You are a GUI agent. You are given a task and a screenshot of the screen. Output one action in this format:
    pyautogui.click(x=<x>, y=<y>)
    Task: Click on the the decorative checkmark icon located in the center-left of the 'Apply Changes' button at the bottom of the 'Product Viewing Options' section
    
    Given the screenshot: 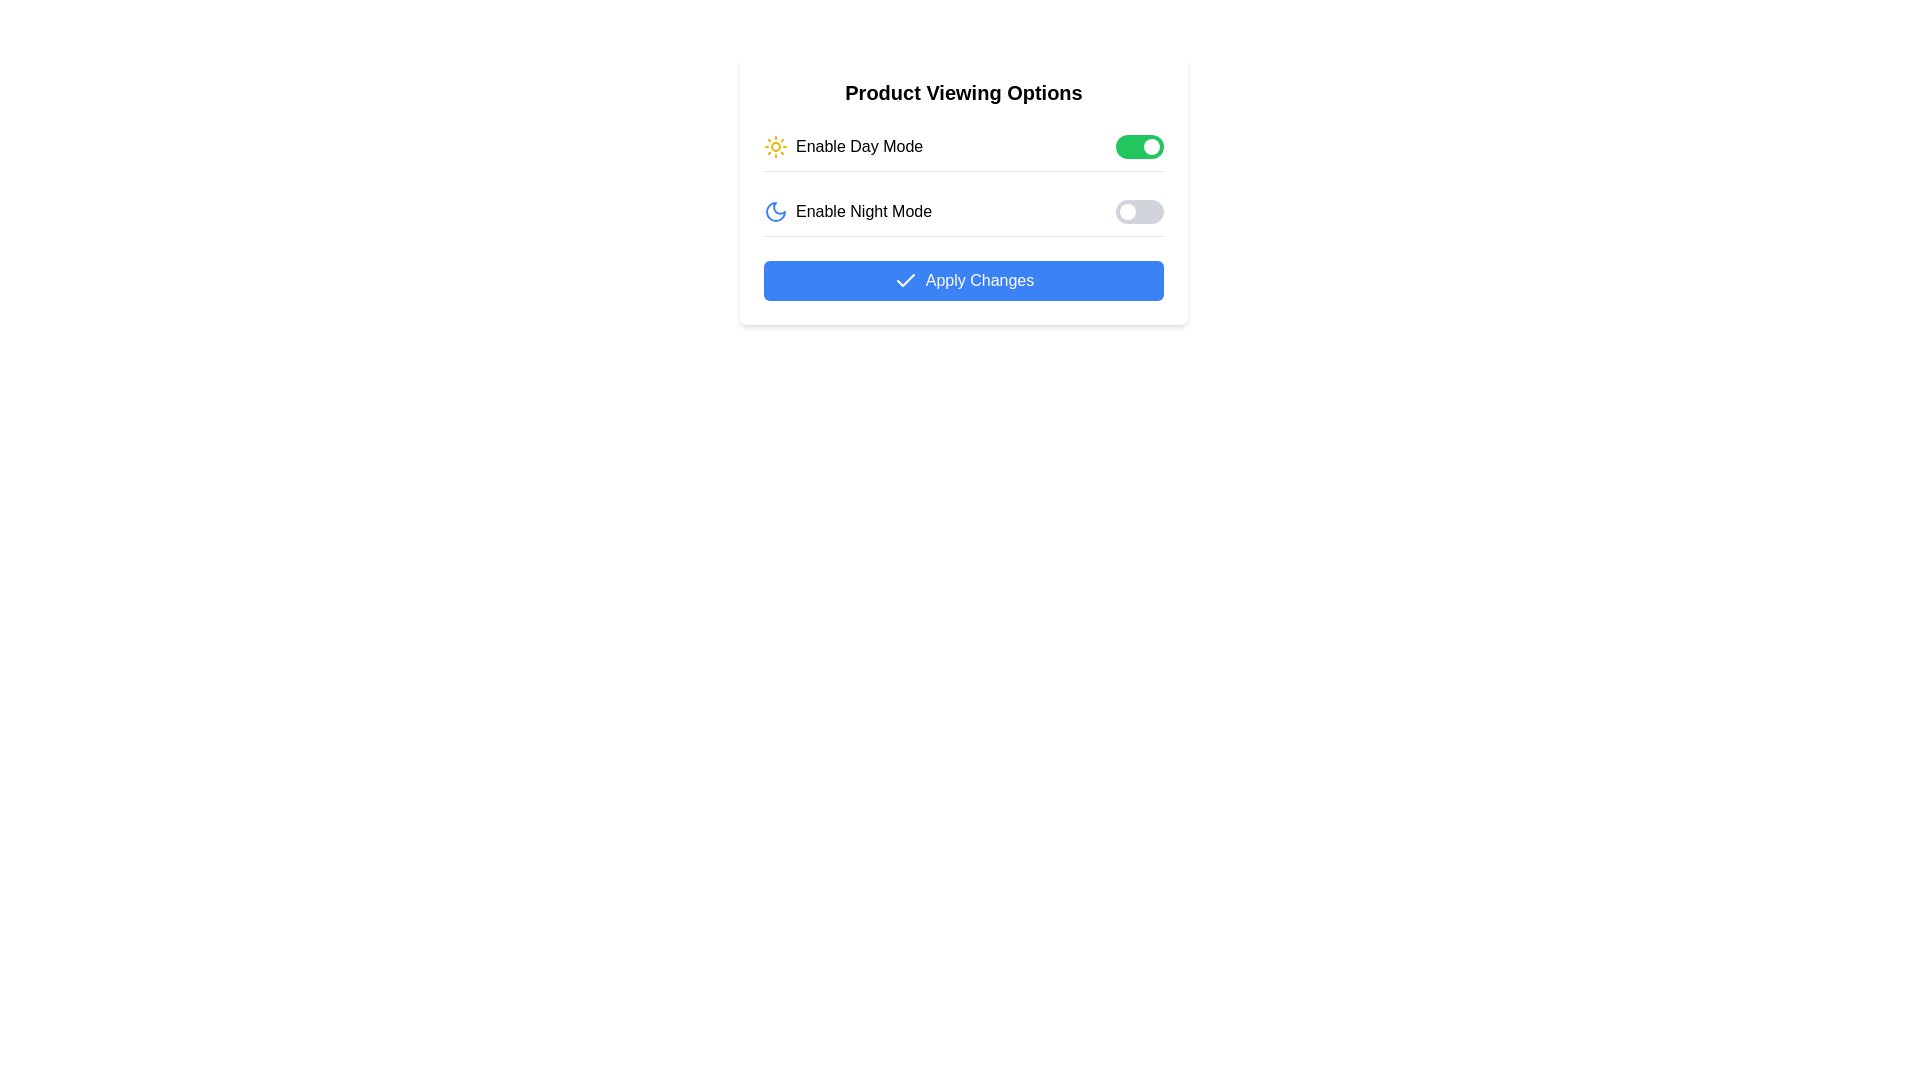 What is the action you would take?
    pyautogui.click(x=904, y=281)
    